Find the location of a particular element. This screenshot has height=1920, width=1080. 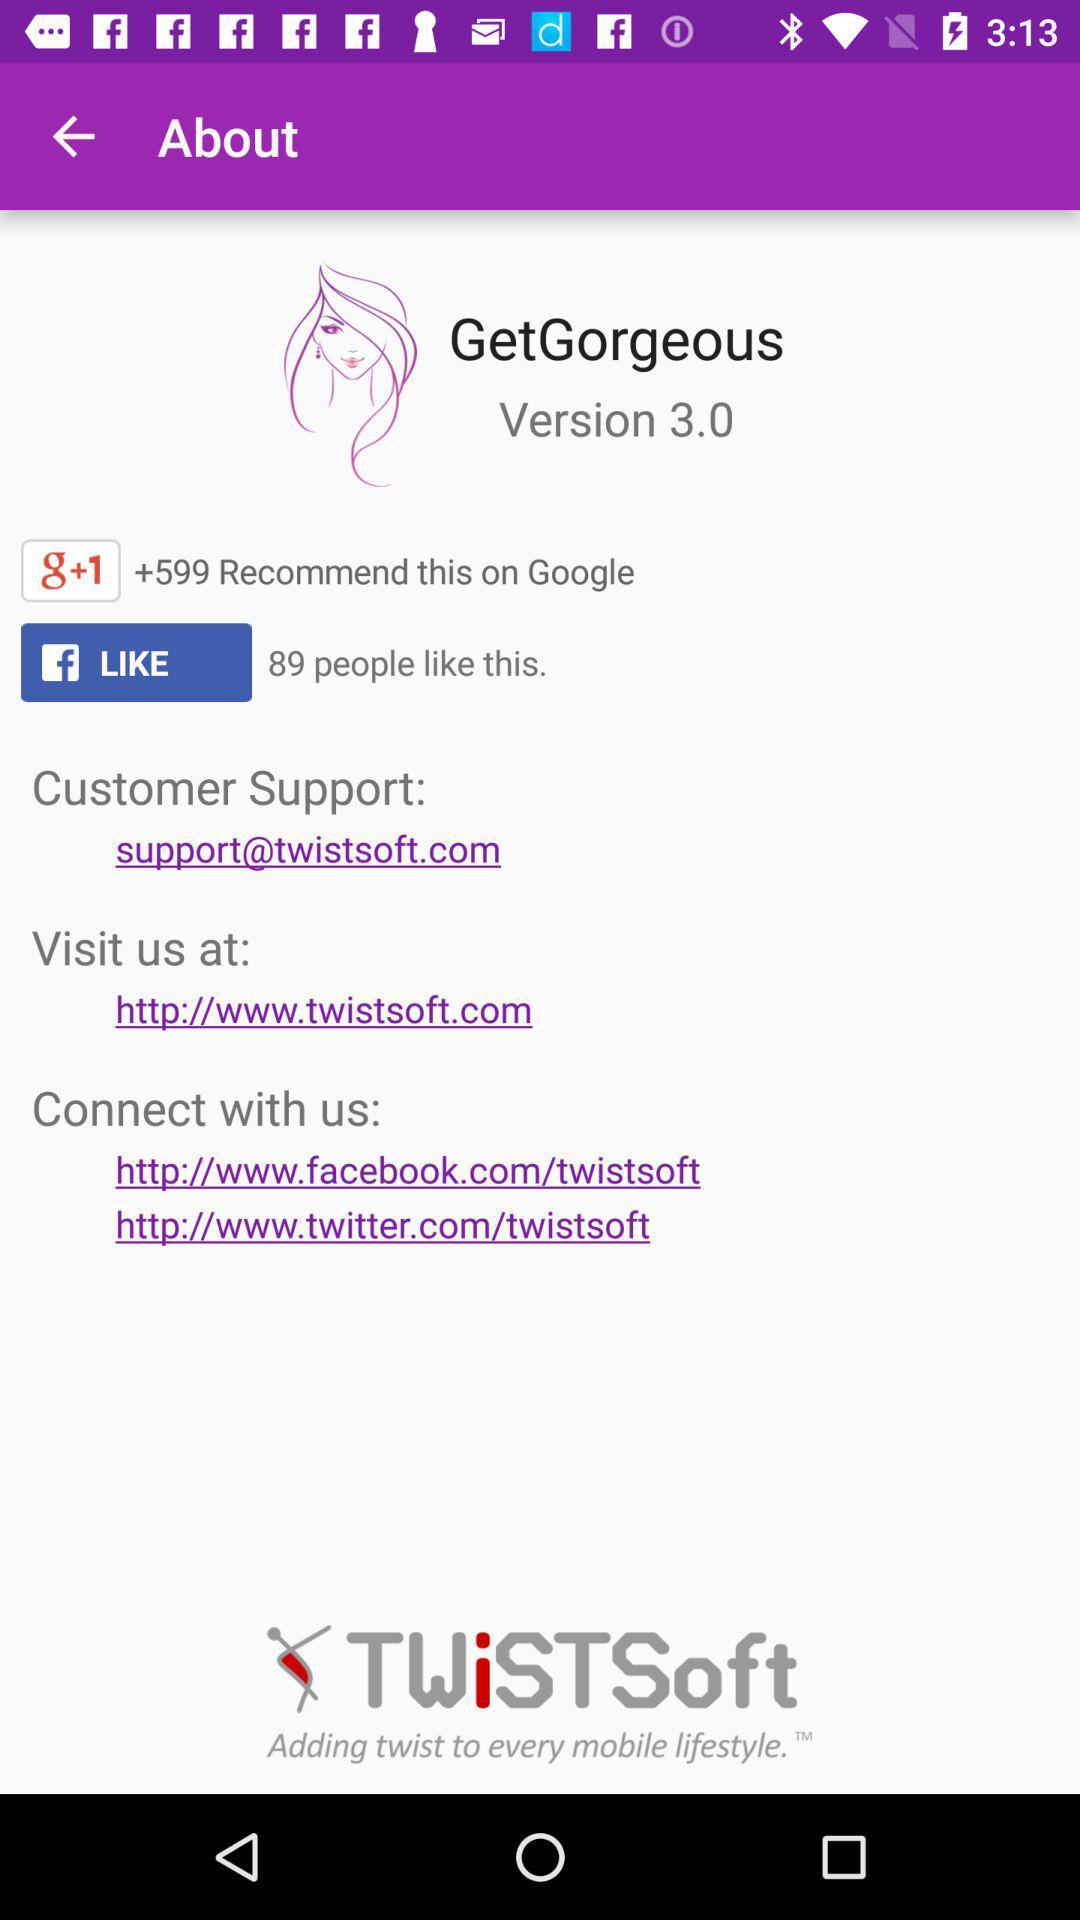

the last link from the bottom of web page is located at coordinates (382, 1223).